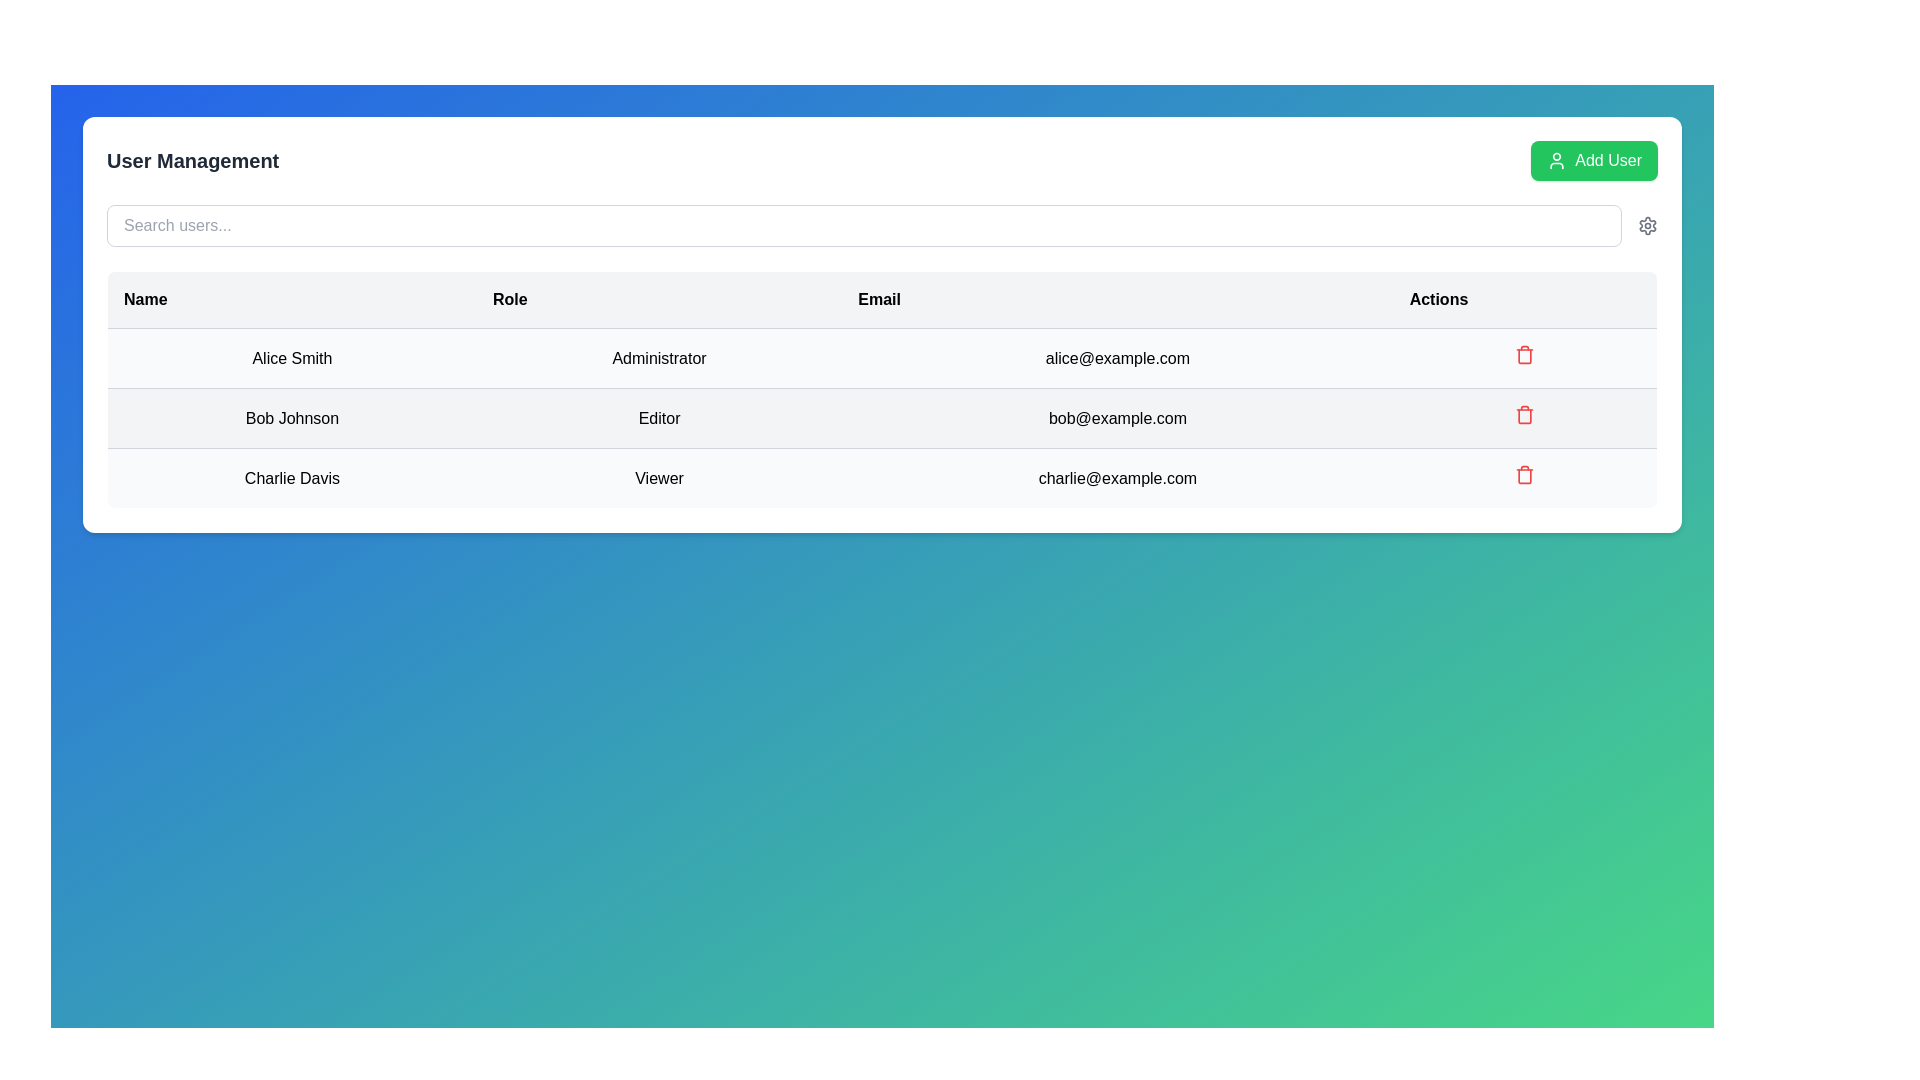 Image resolution: width=1920 pixels, height=1080 pixels. What do you see at coordinates (1556, 160) in the screenshot?
I see `the user icon, which is an outline figure of a person within a circular frame, located to the left of the 'Add User' text in the 'User Management' section` at bounding box center [1556, 160].